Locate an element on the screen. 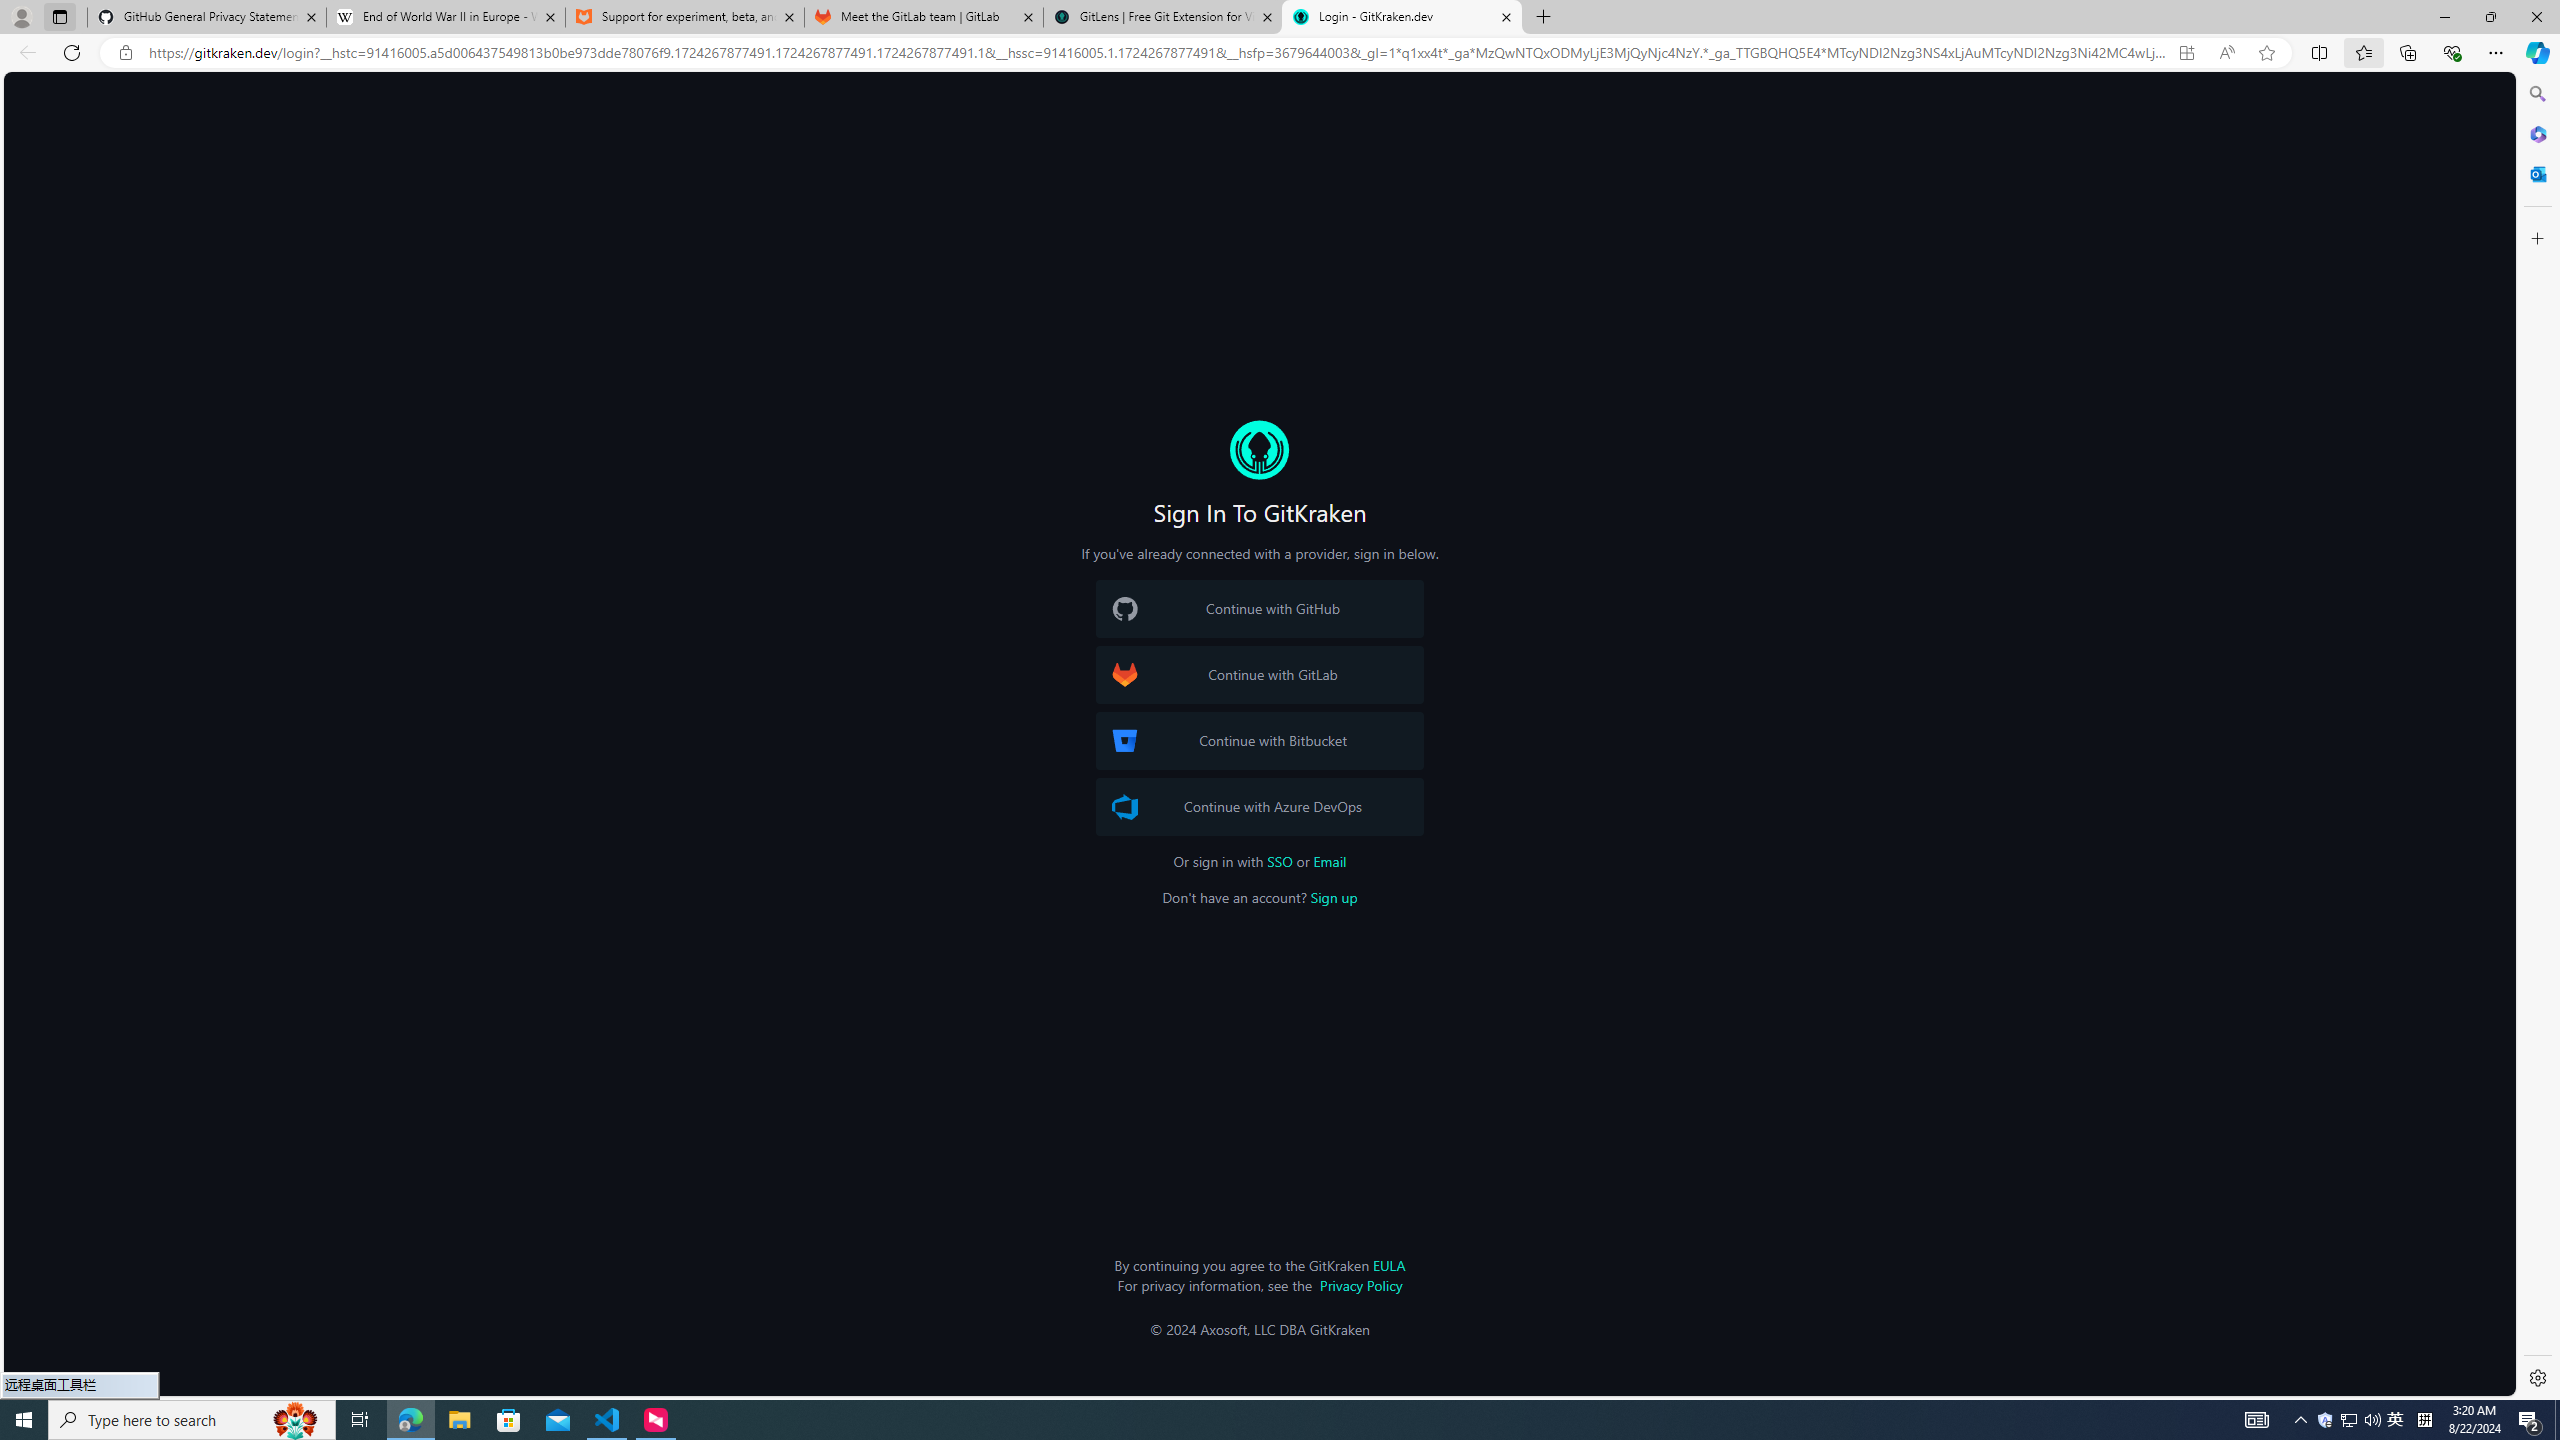  'Email' is located at coordinates (1328, 861).